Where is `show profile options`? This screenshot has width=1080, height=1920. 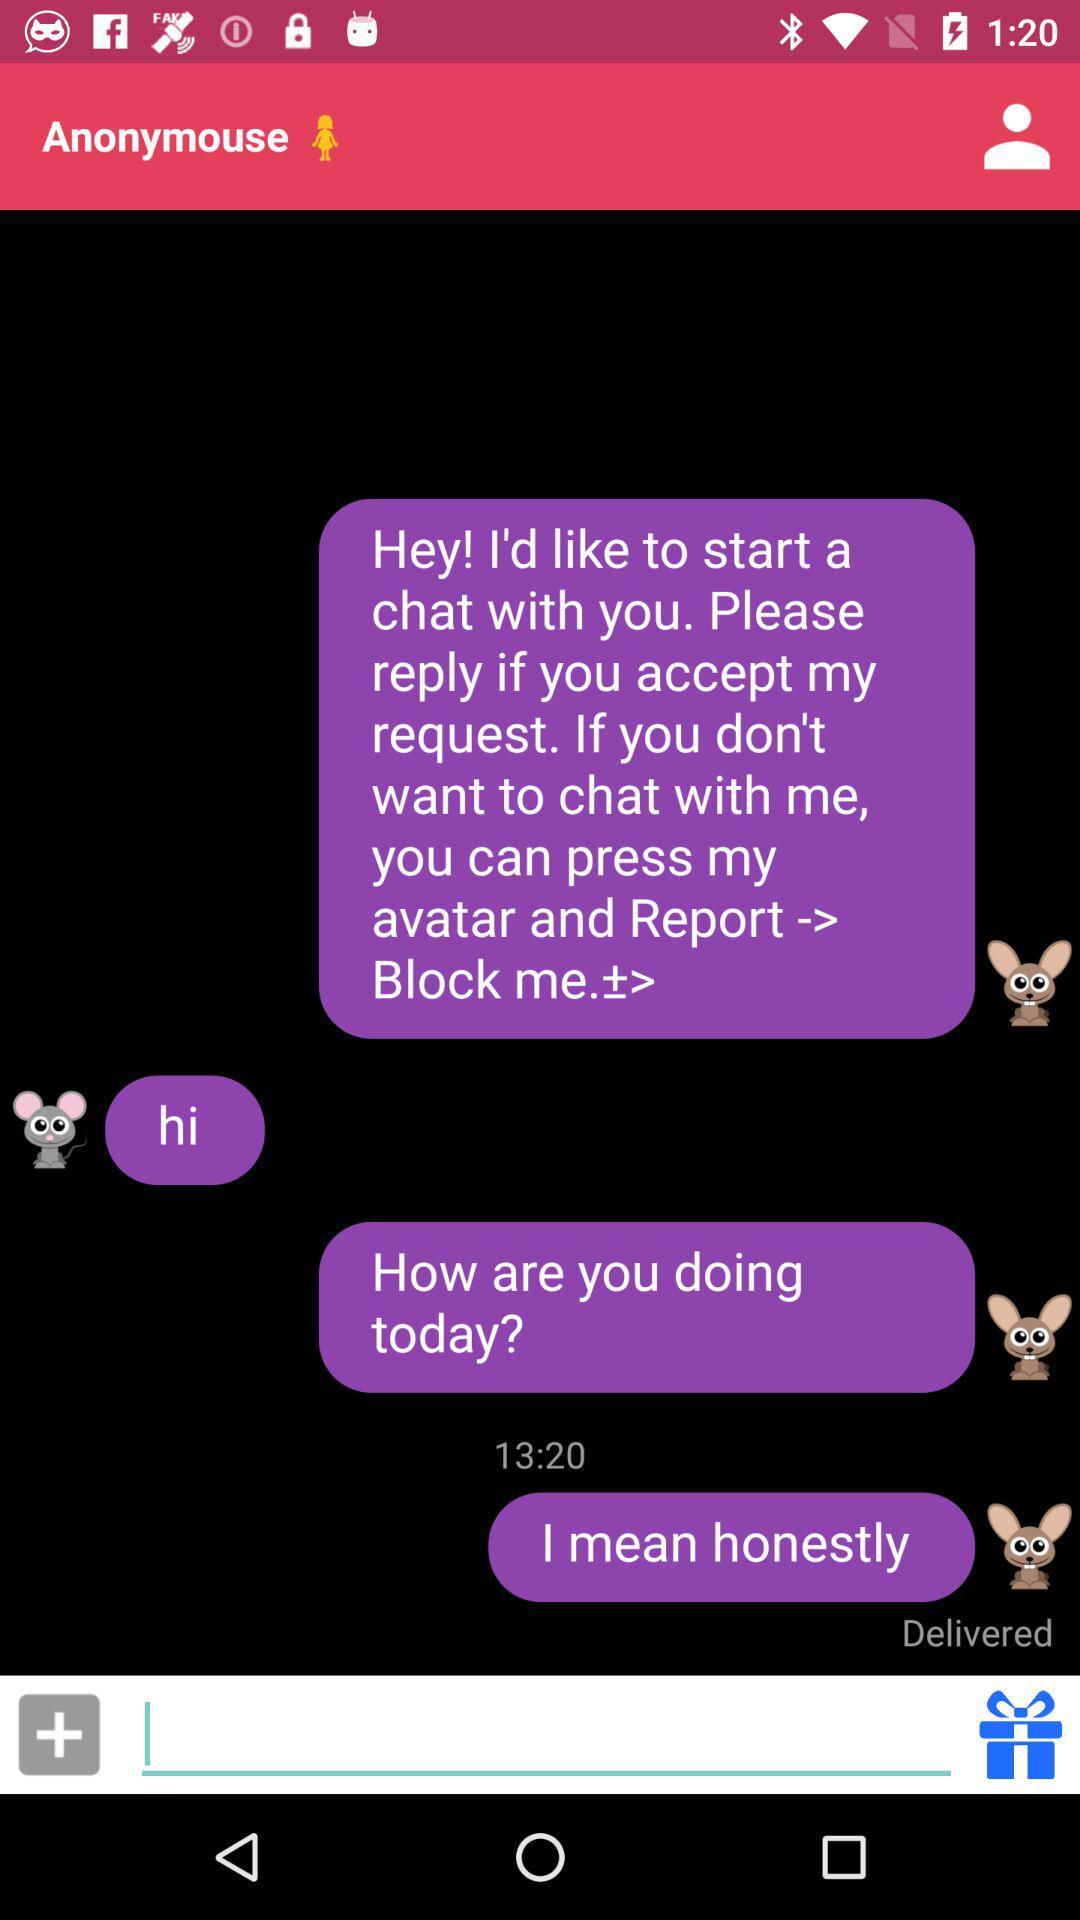
show profile options is located at coordinates (1029, 1545).